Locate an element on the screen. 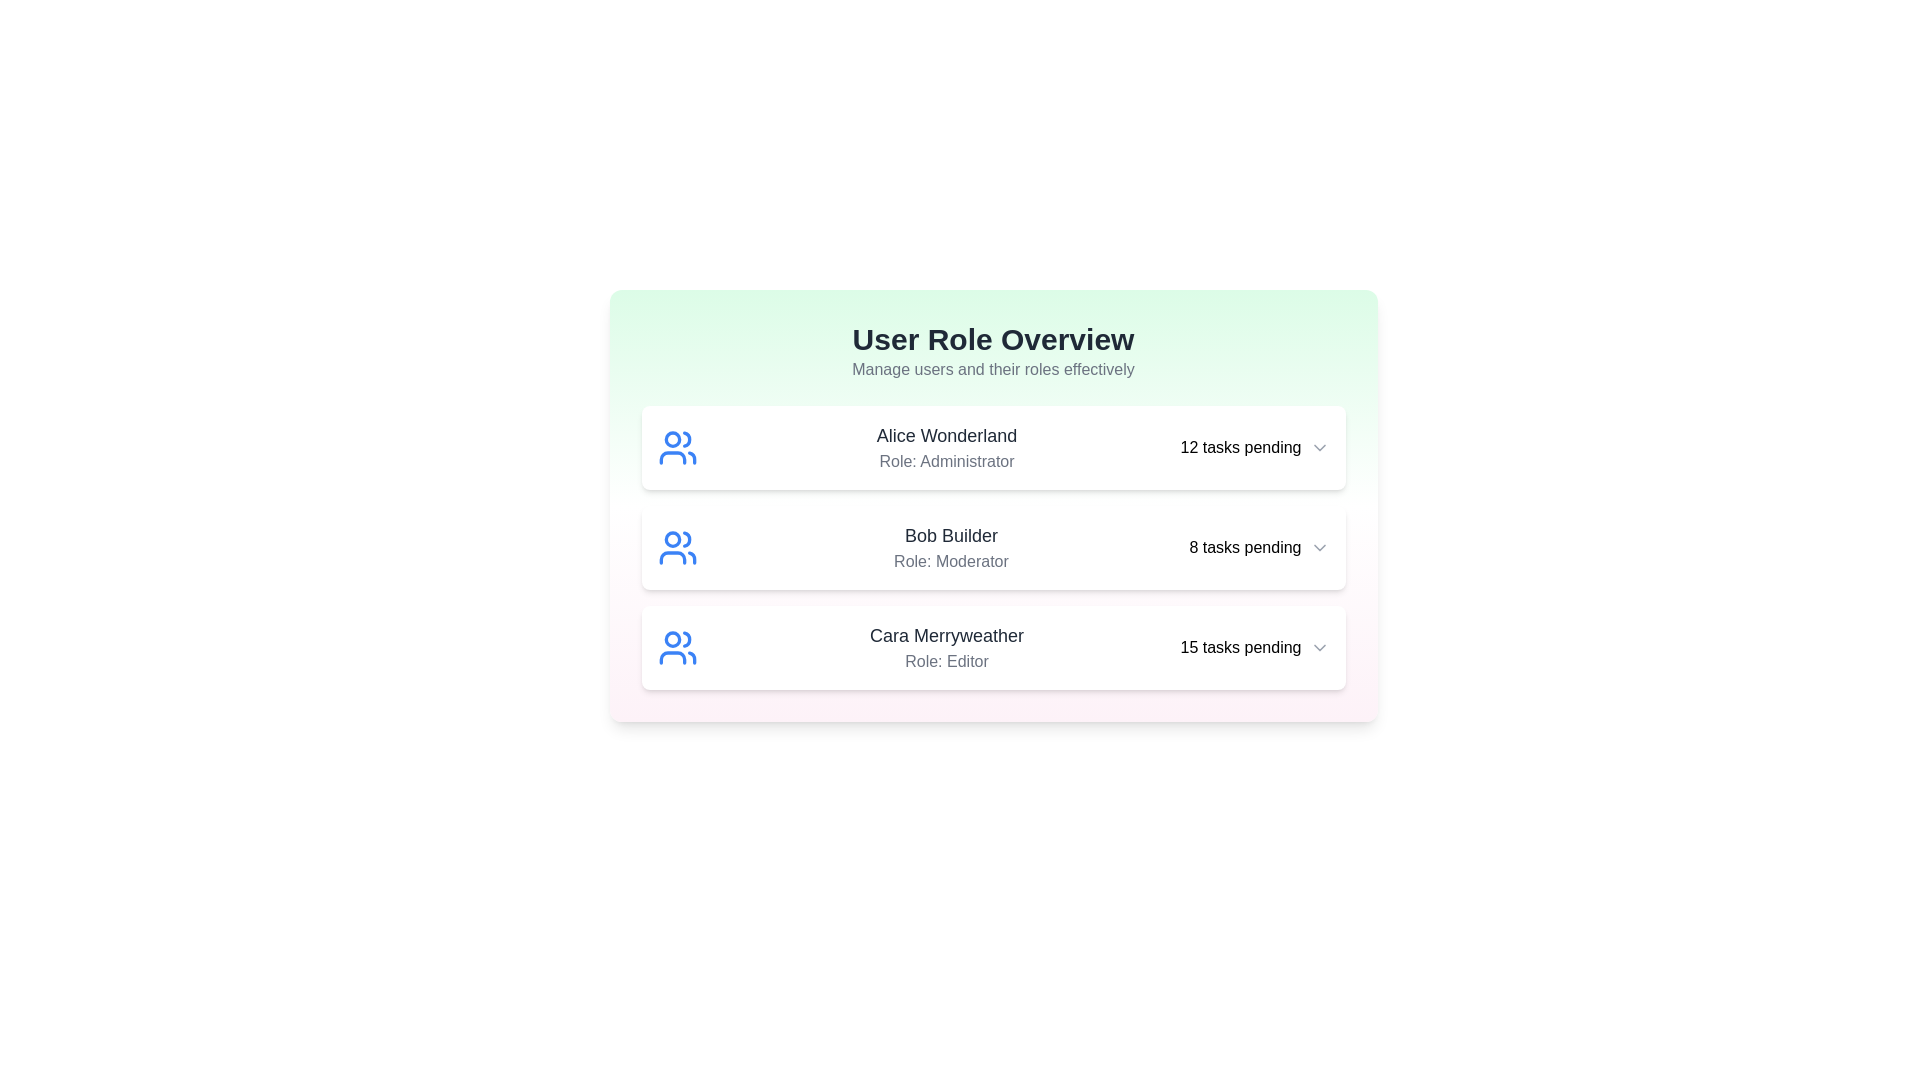  the user item corresponding to Bob Builder is located at coordinates (993, 547).